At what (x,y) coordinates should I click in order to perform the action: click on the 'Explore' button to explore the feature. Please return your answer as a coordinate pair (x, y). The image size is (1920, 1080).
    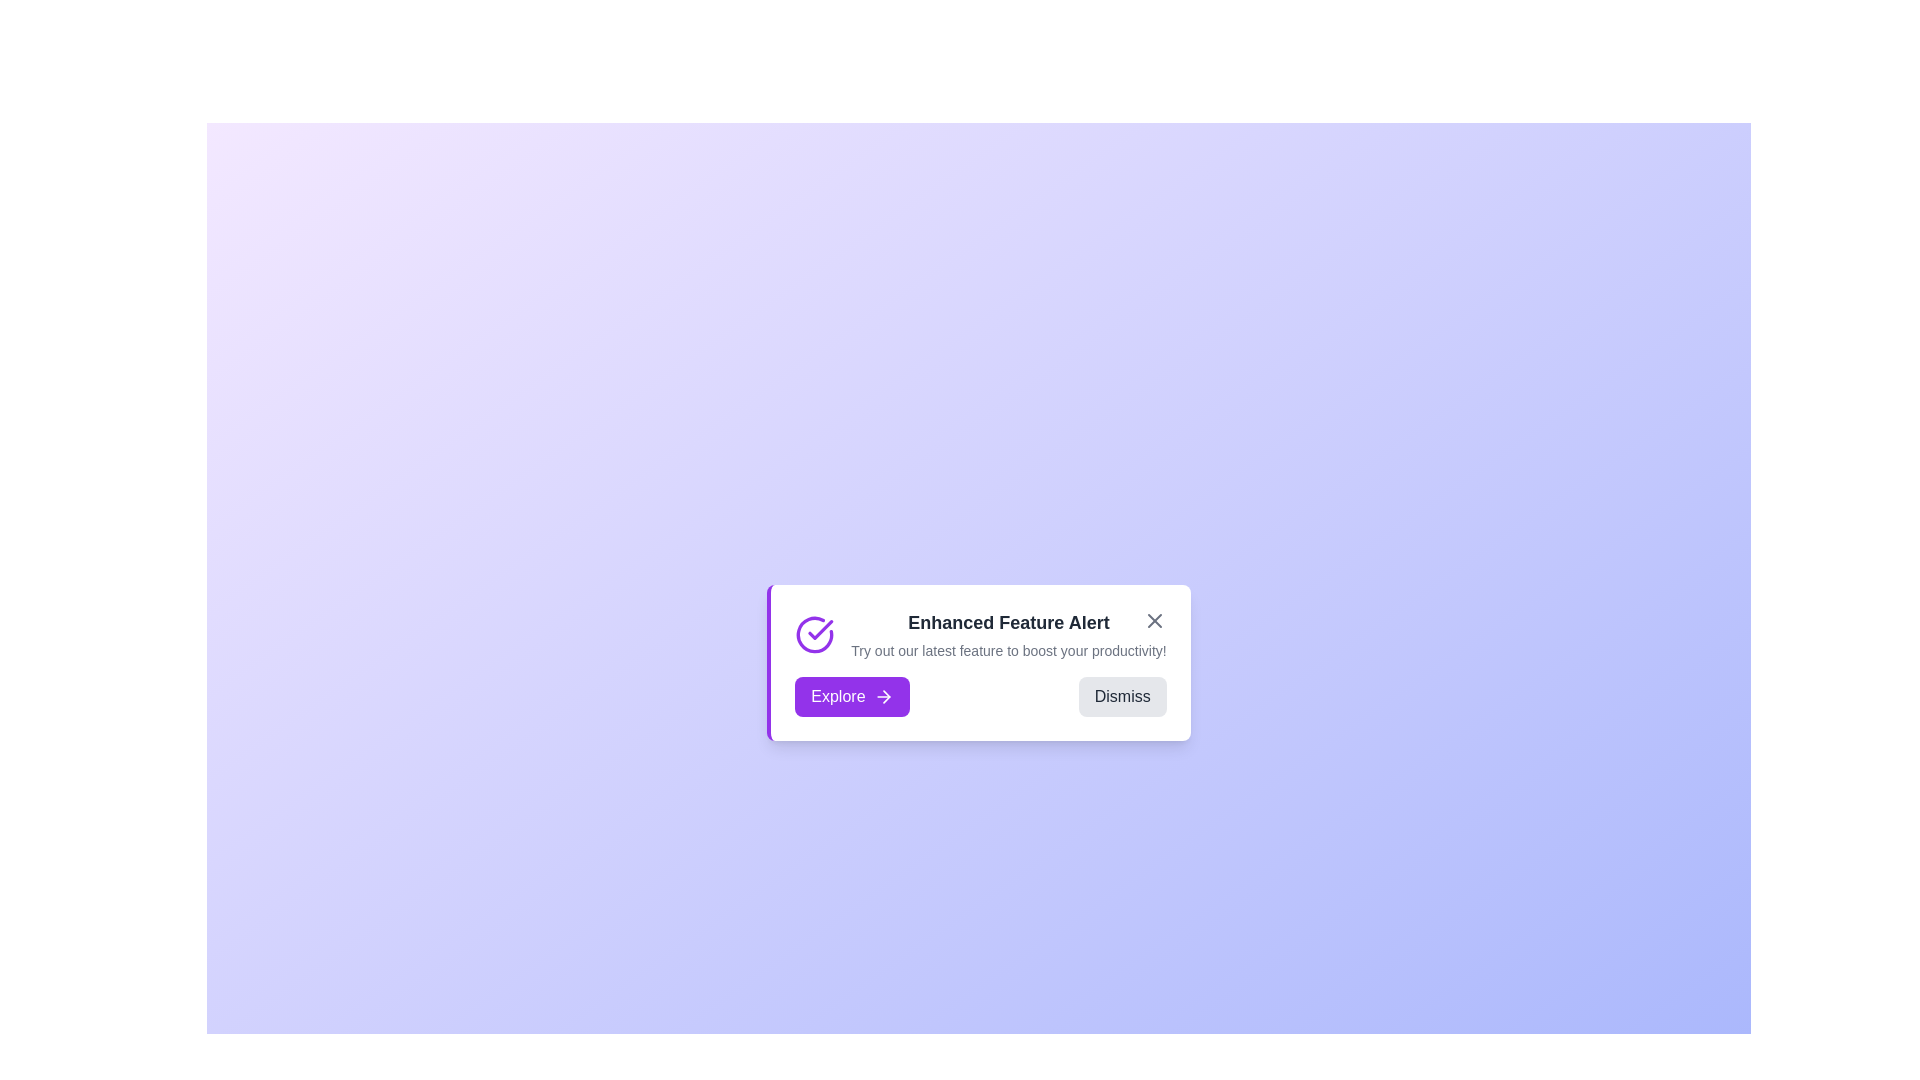
    Looking at the image, I should click on (851, 696).